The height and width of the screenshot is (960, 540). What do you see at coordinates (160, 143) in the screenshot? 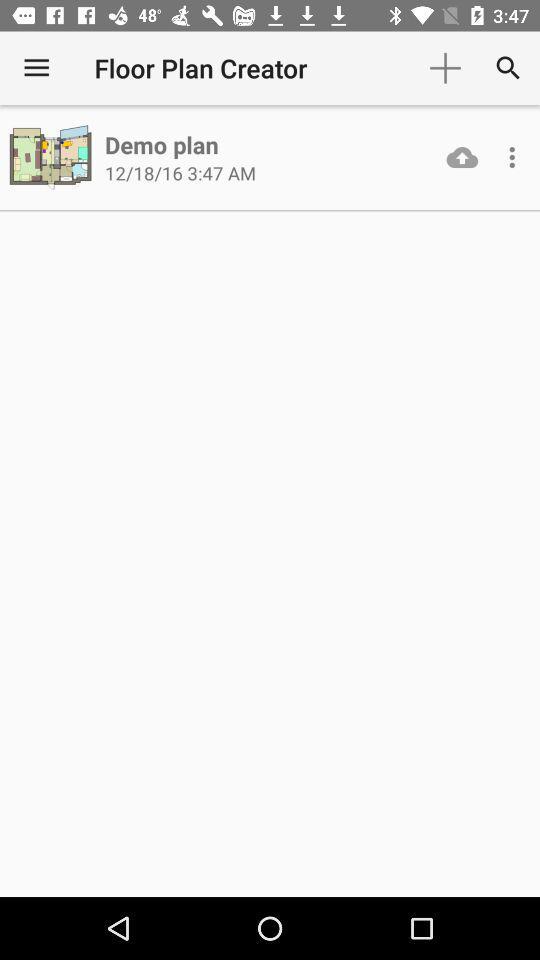
I see `item below the floor plan creator item` at bounding box center [160, 143].